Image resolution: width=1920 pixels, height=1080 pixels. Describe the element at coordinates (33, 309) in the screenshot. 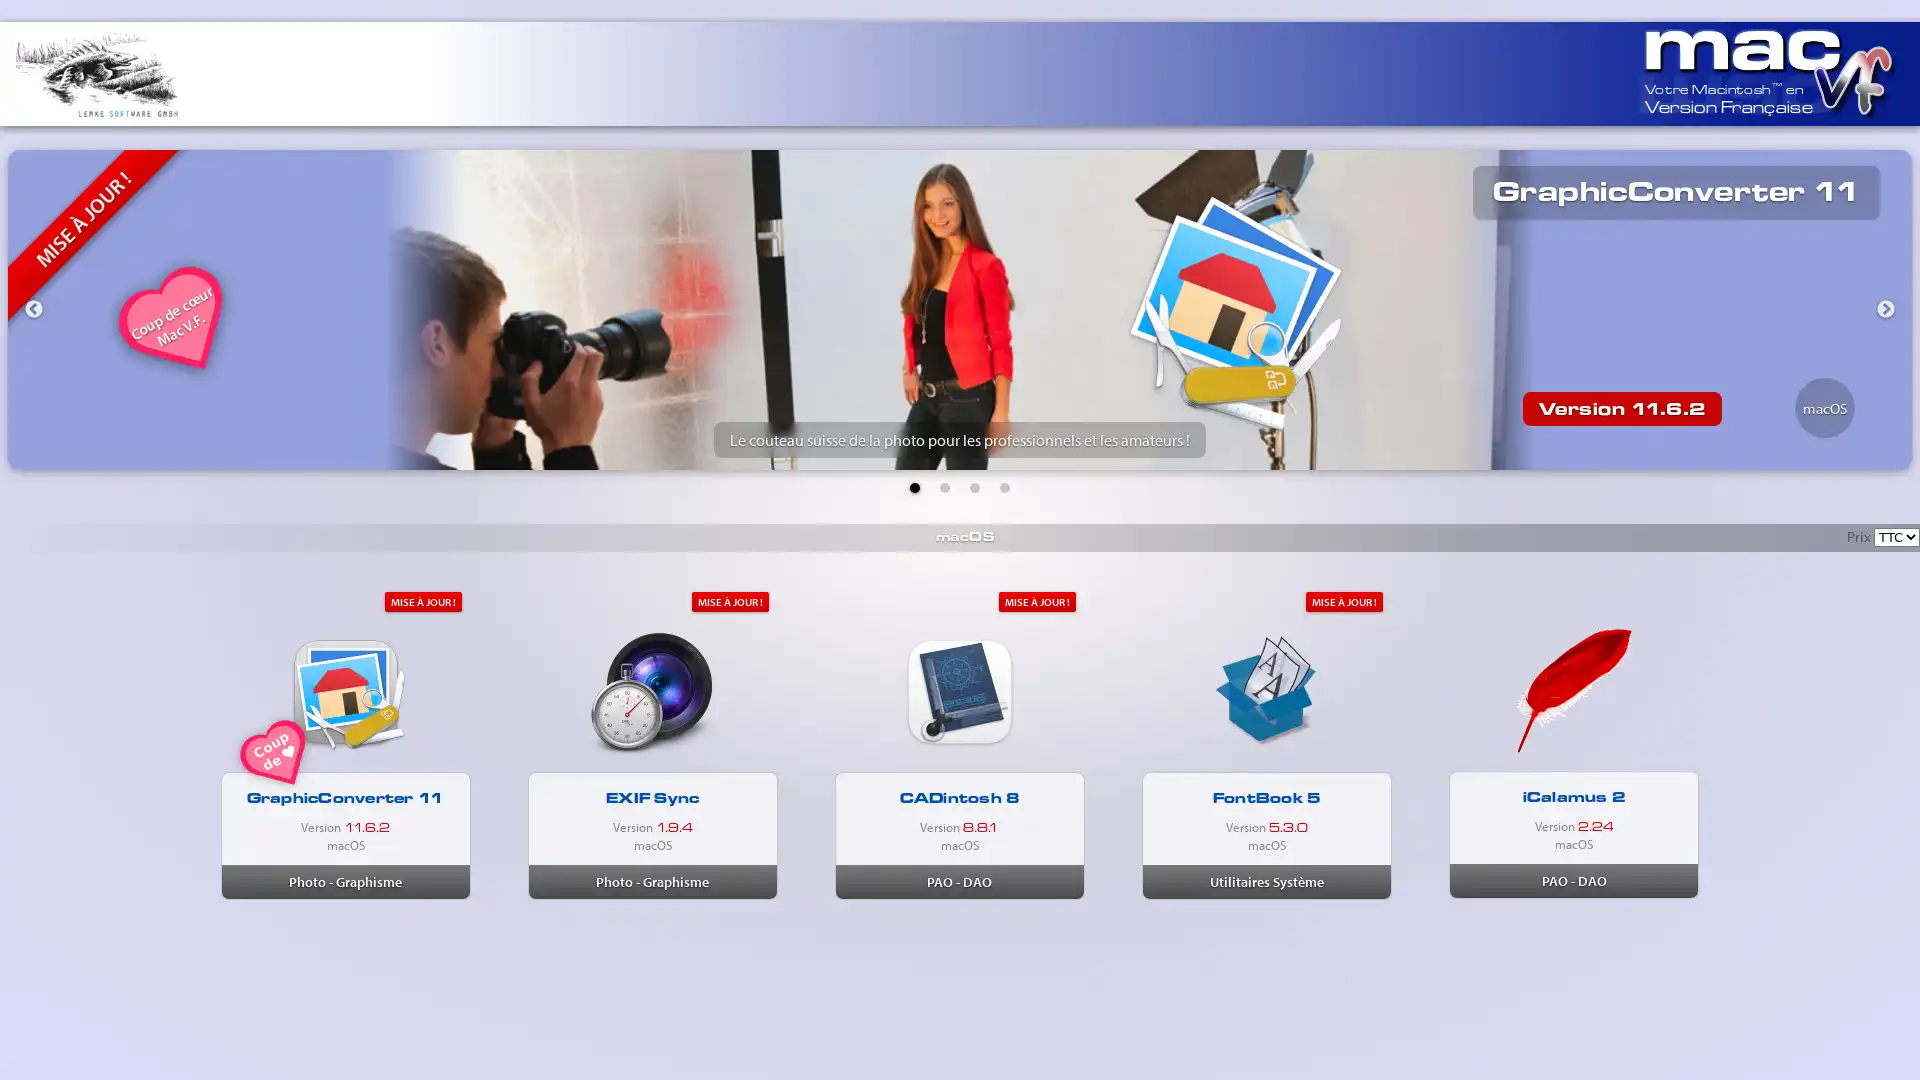

I see `Previous` at that location.